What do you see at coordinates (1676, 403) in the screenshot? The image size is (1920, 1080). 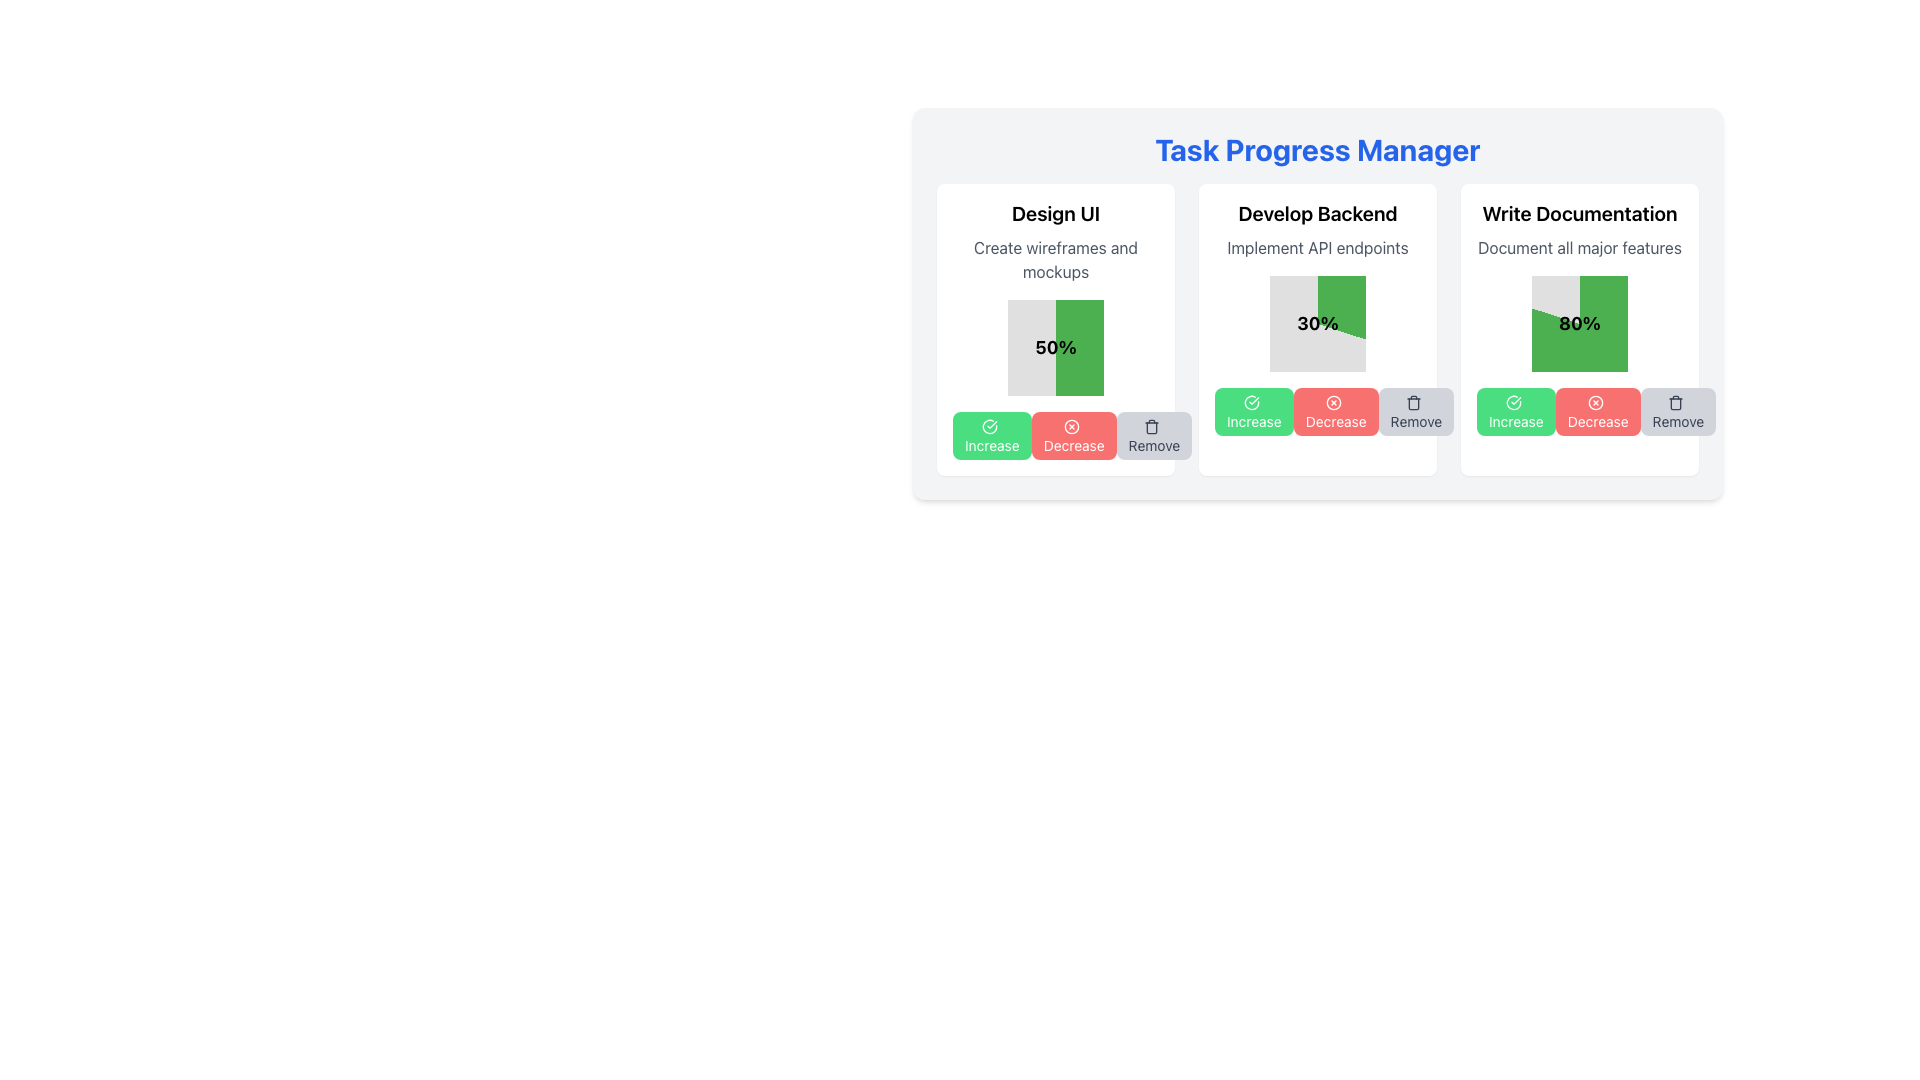 I see `the trash bin icon located at the center of the 'Remove' button in the bottom-right section of the last task card related to 'Write Documentation'` at bounding box center [1676, 403].